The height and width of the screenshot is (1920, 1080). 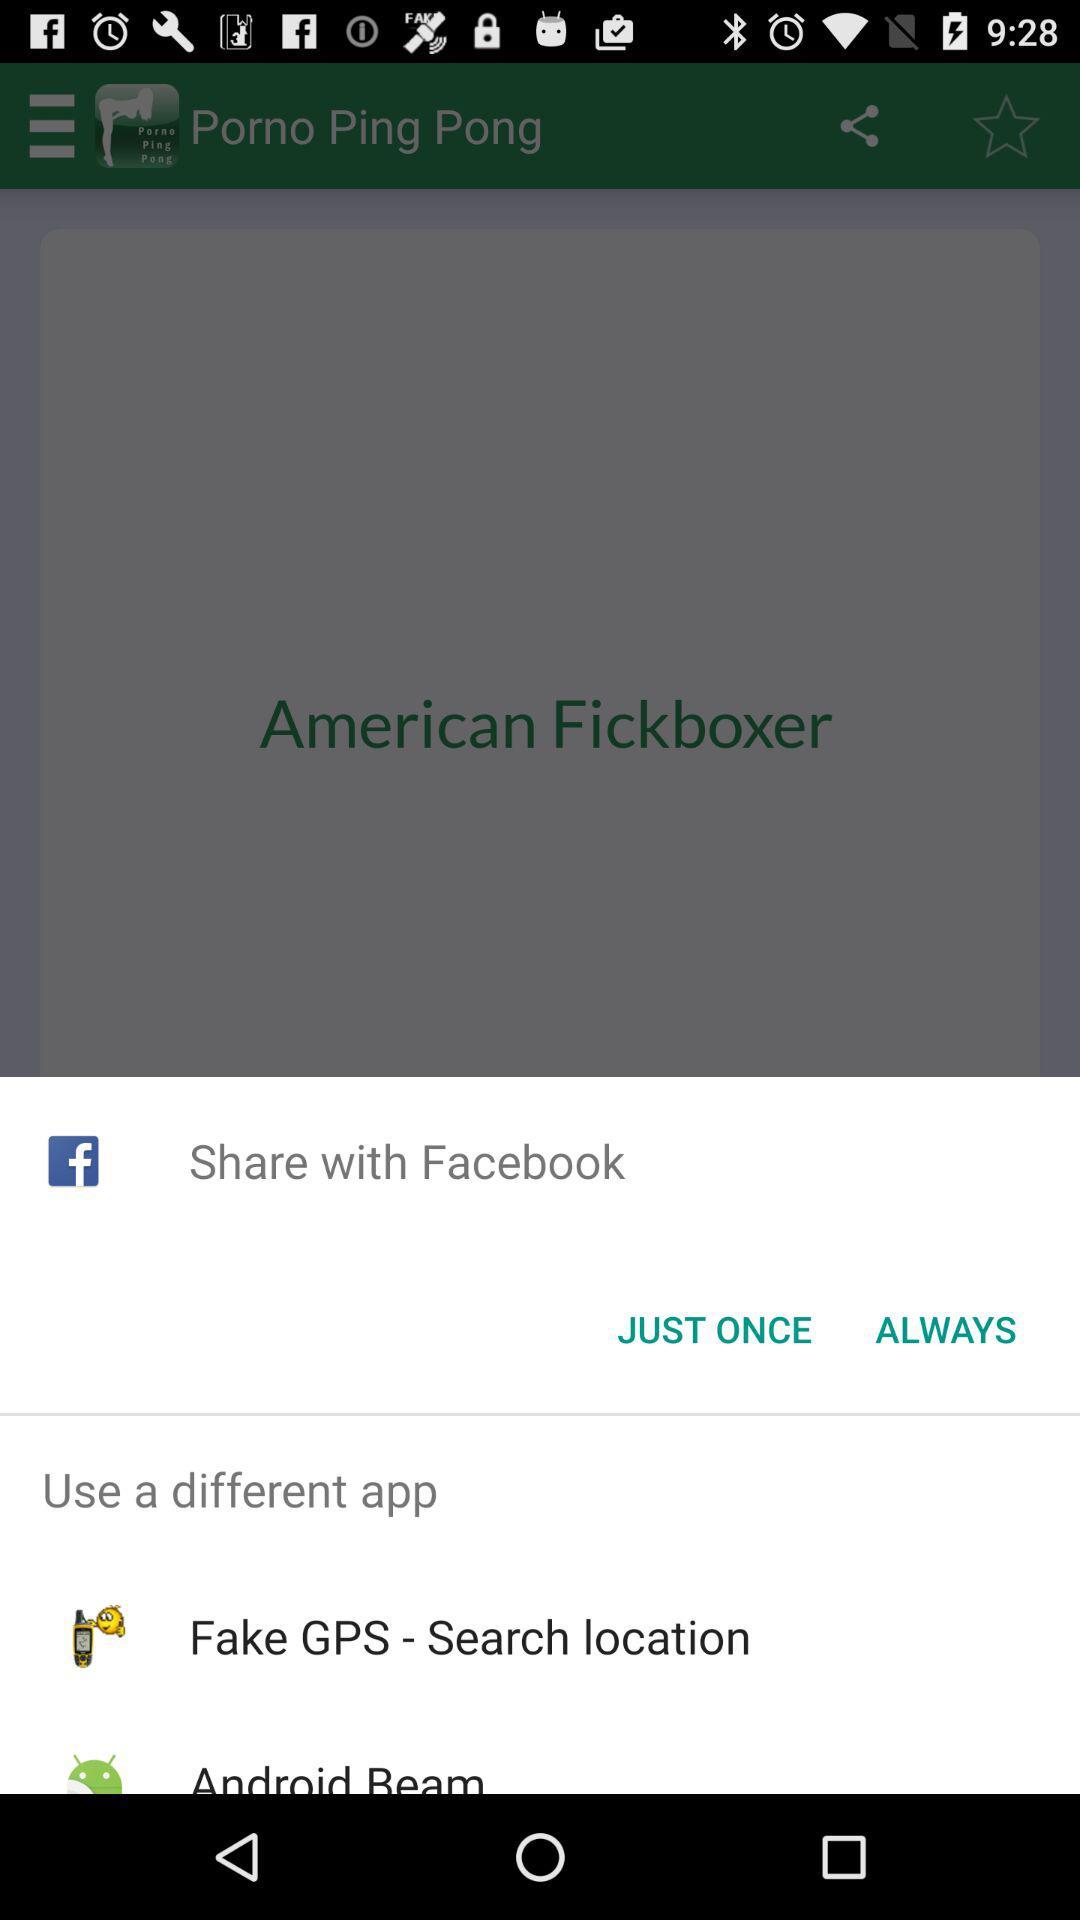 What do you see at coordinates (945, 1329) in the screenshot?
I see `the always button` at bounding box center [945, 1329].